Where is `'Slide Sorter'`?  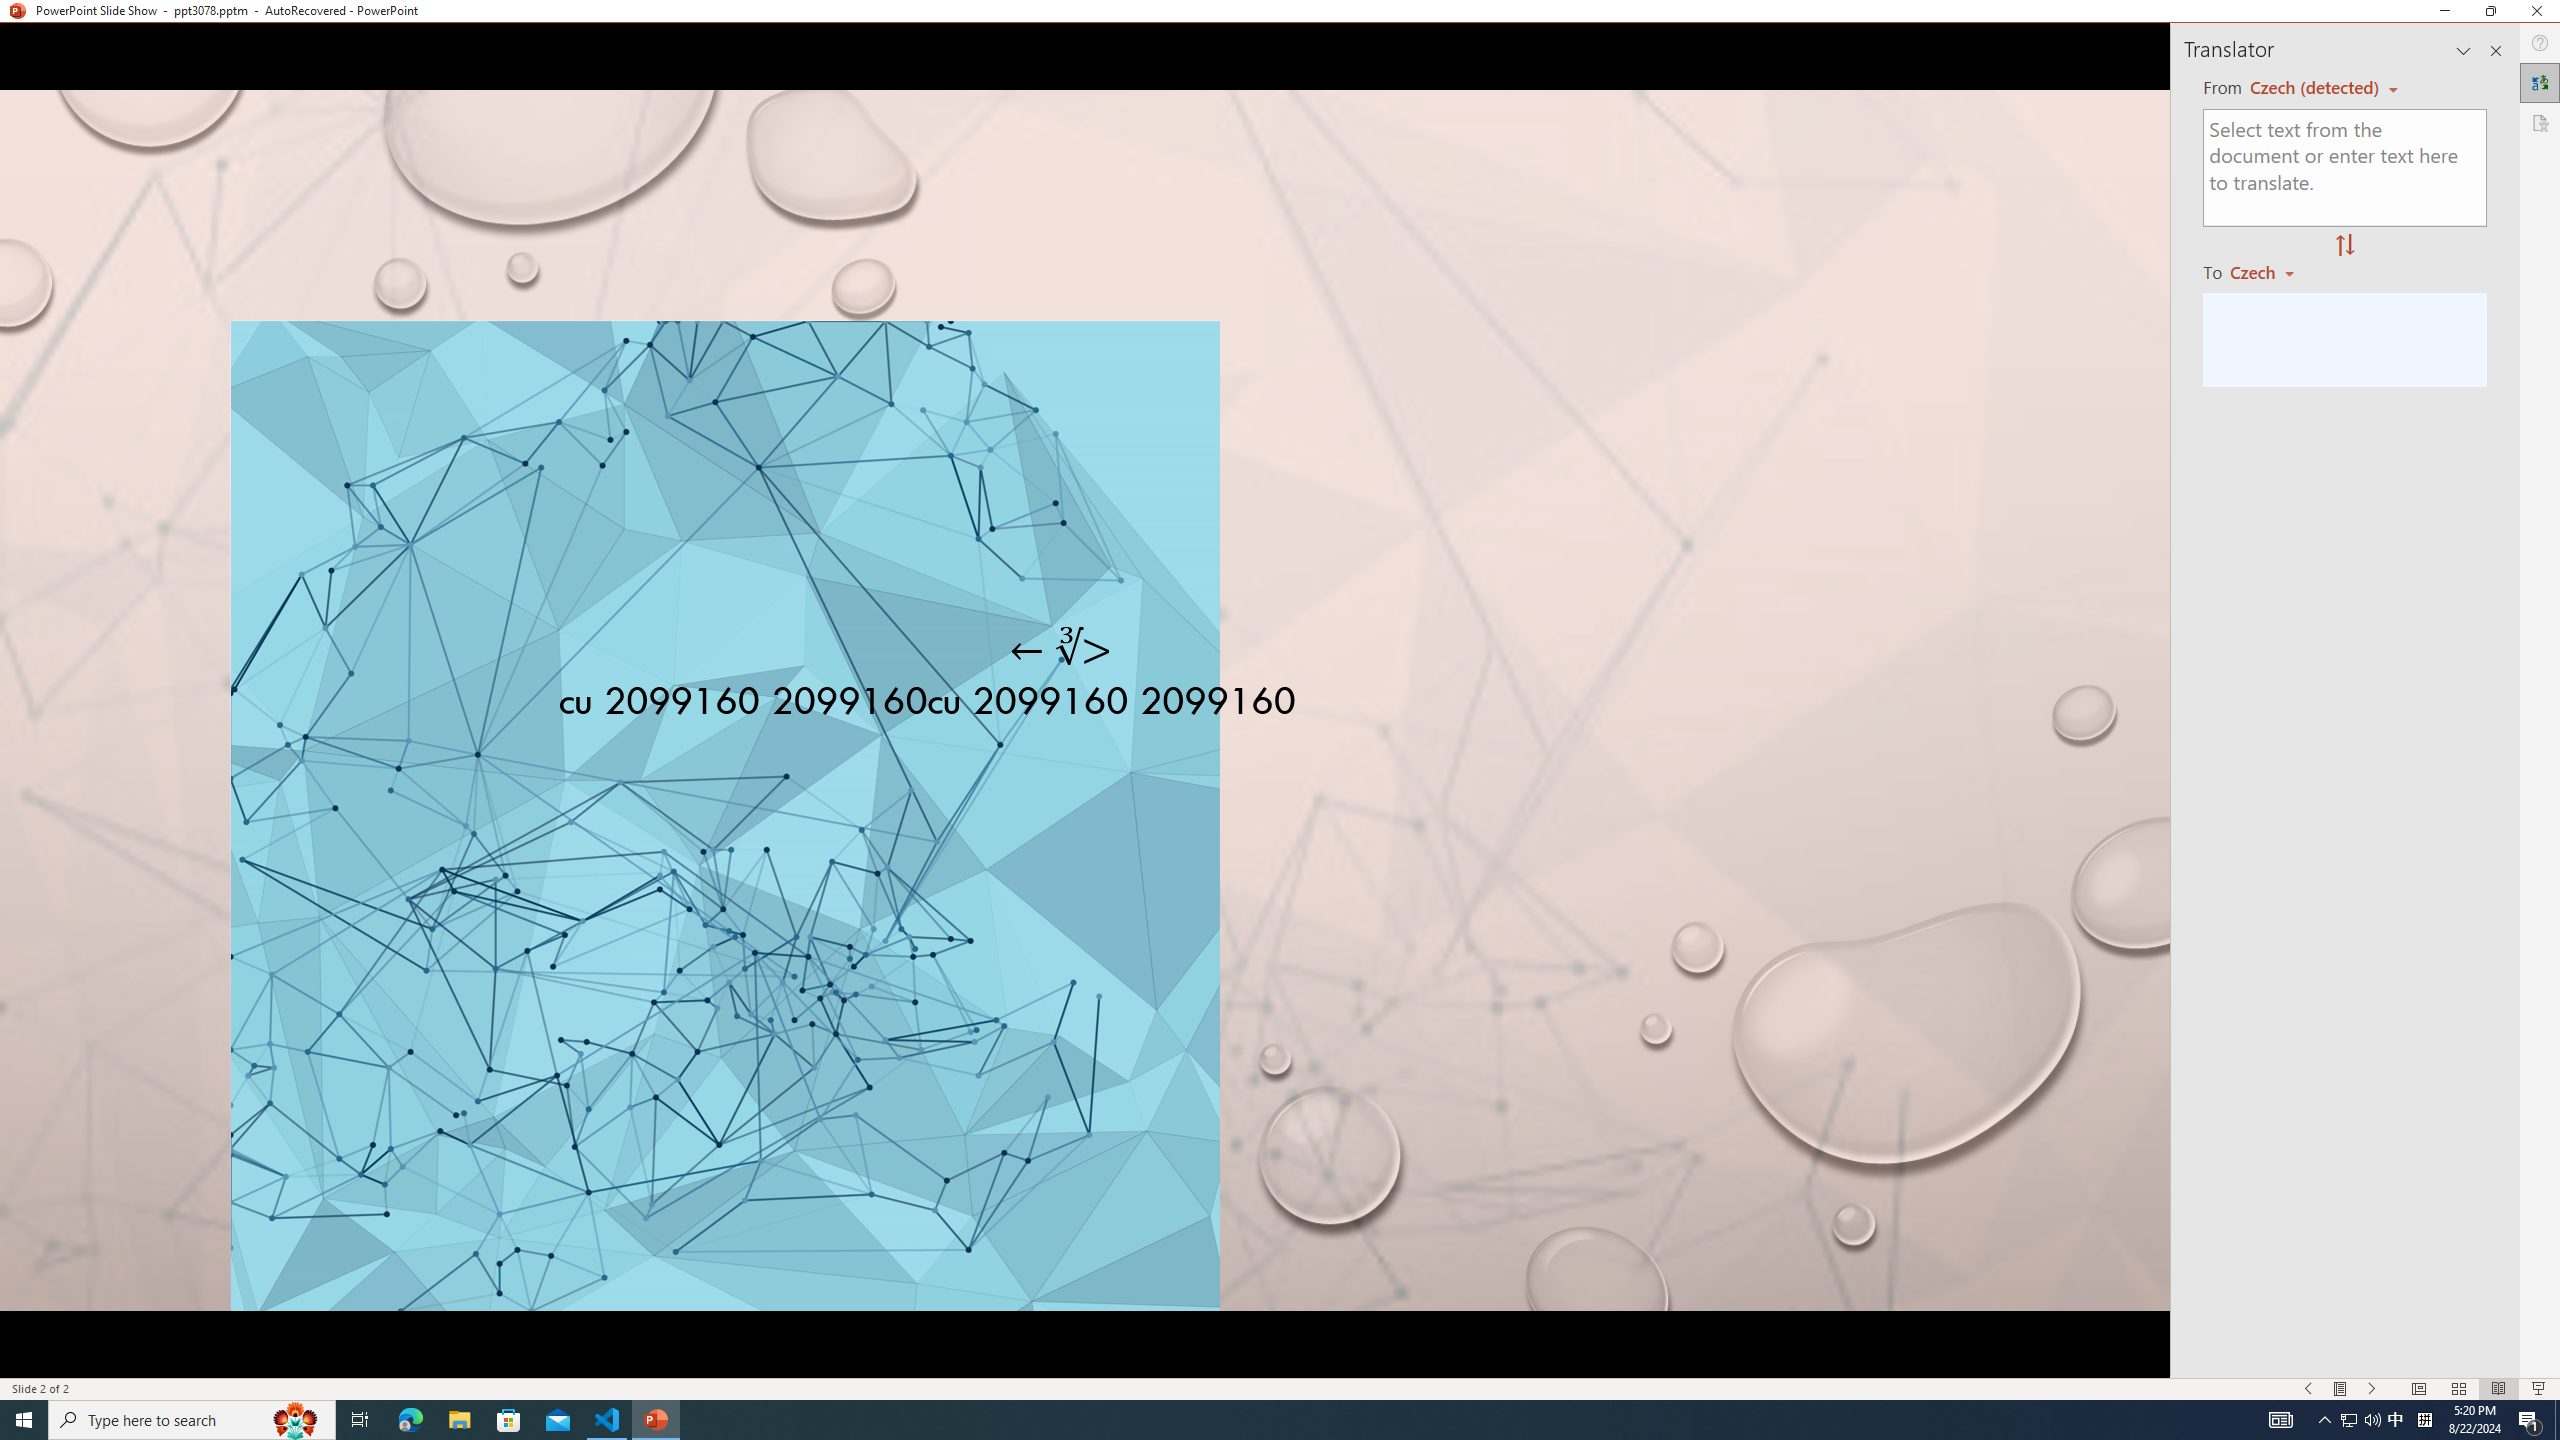 'Slide Sorter' is located at coordinates (2458, 1389).